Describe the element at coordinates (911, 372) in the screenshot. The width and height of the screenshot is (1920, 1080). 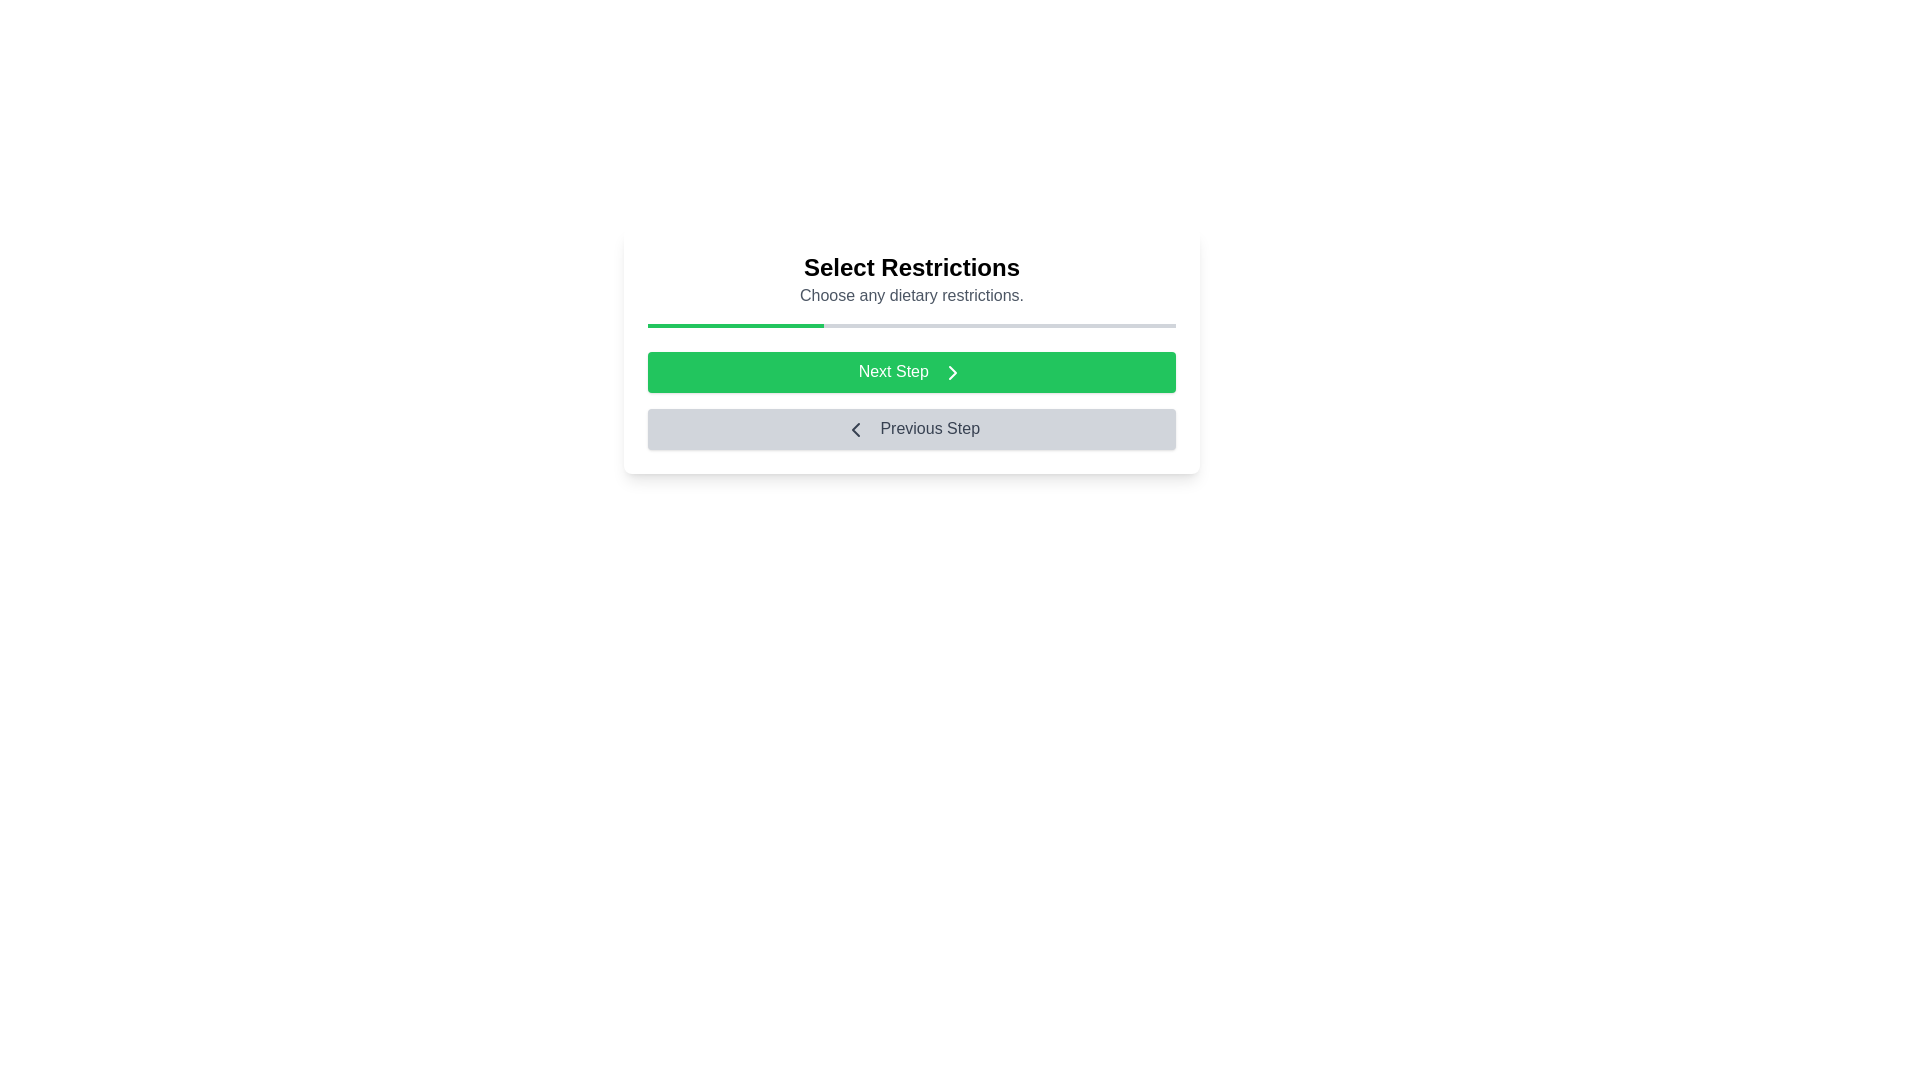
I see `the button labeled Next Step to observe its style change` at that location.